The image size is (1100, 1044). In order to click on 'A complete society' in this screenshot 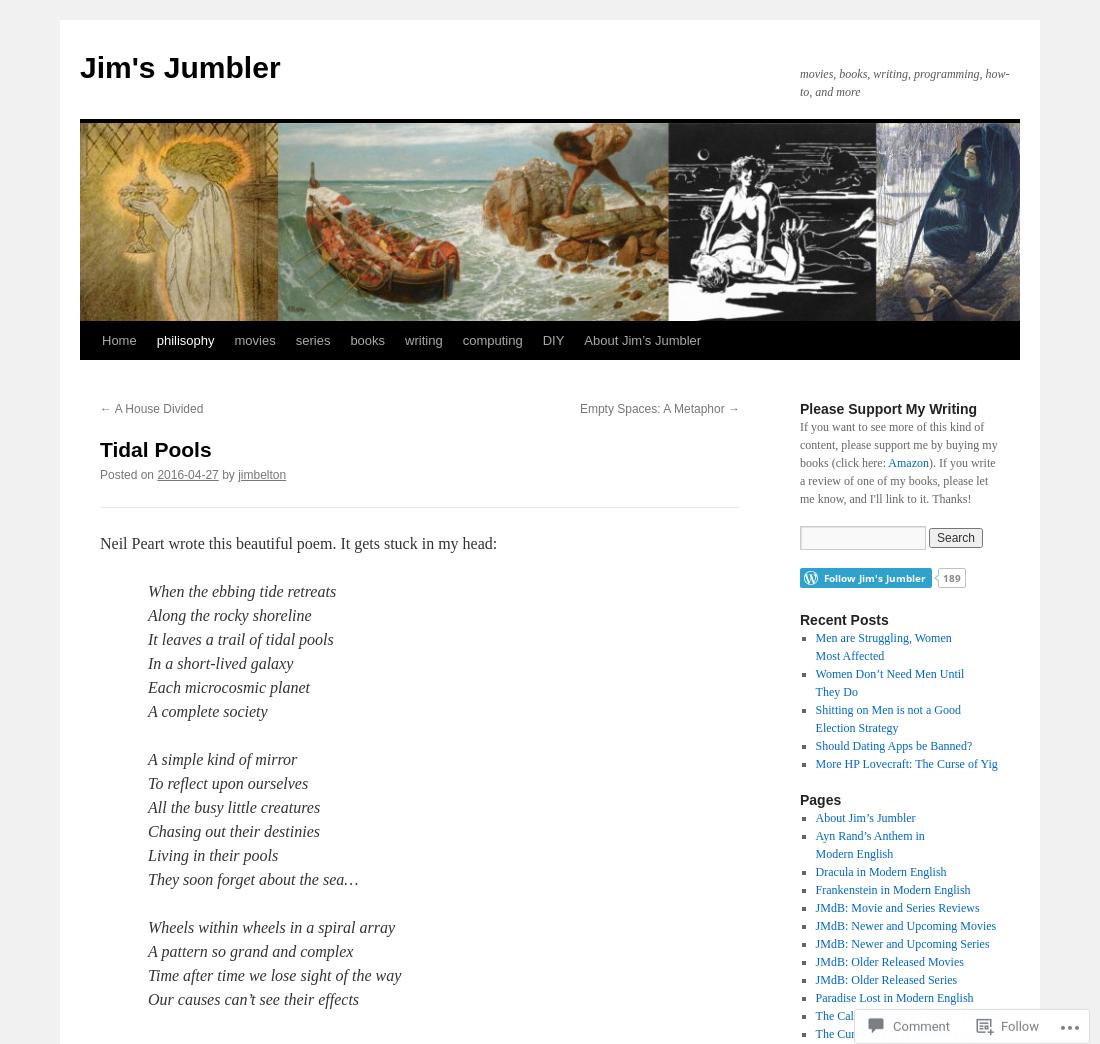, I will do `click(207, 710)`.